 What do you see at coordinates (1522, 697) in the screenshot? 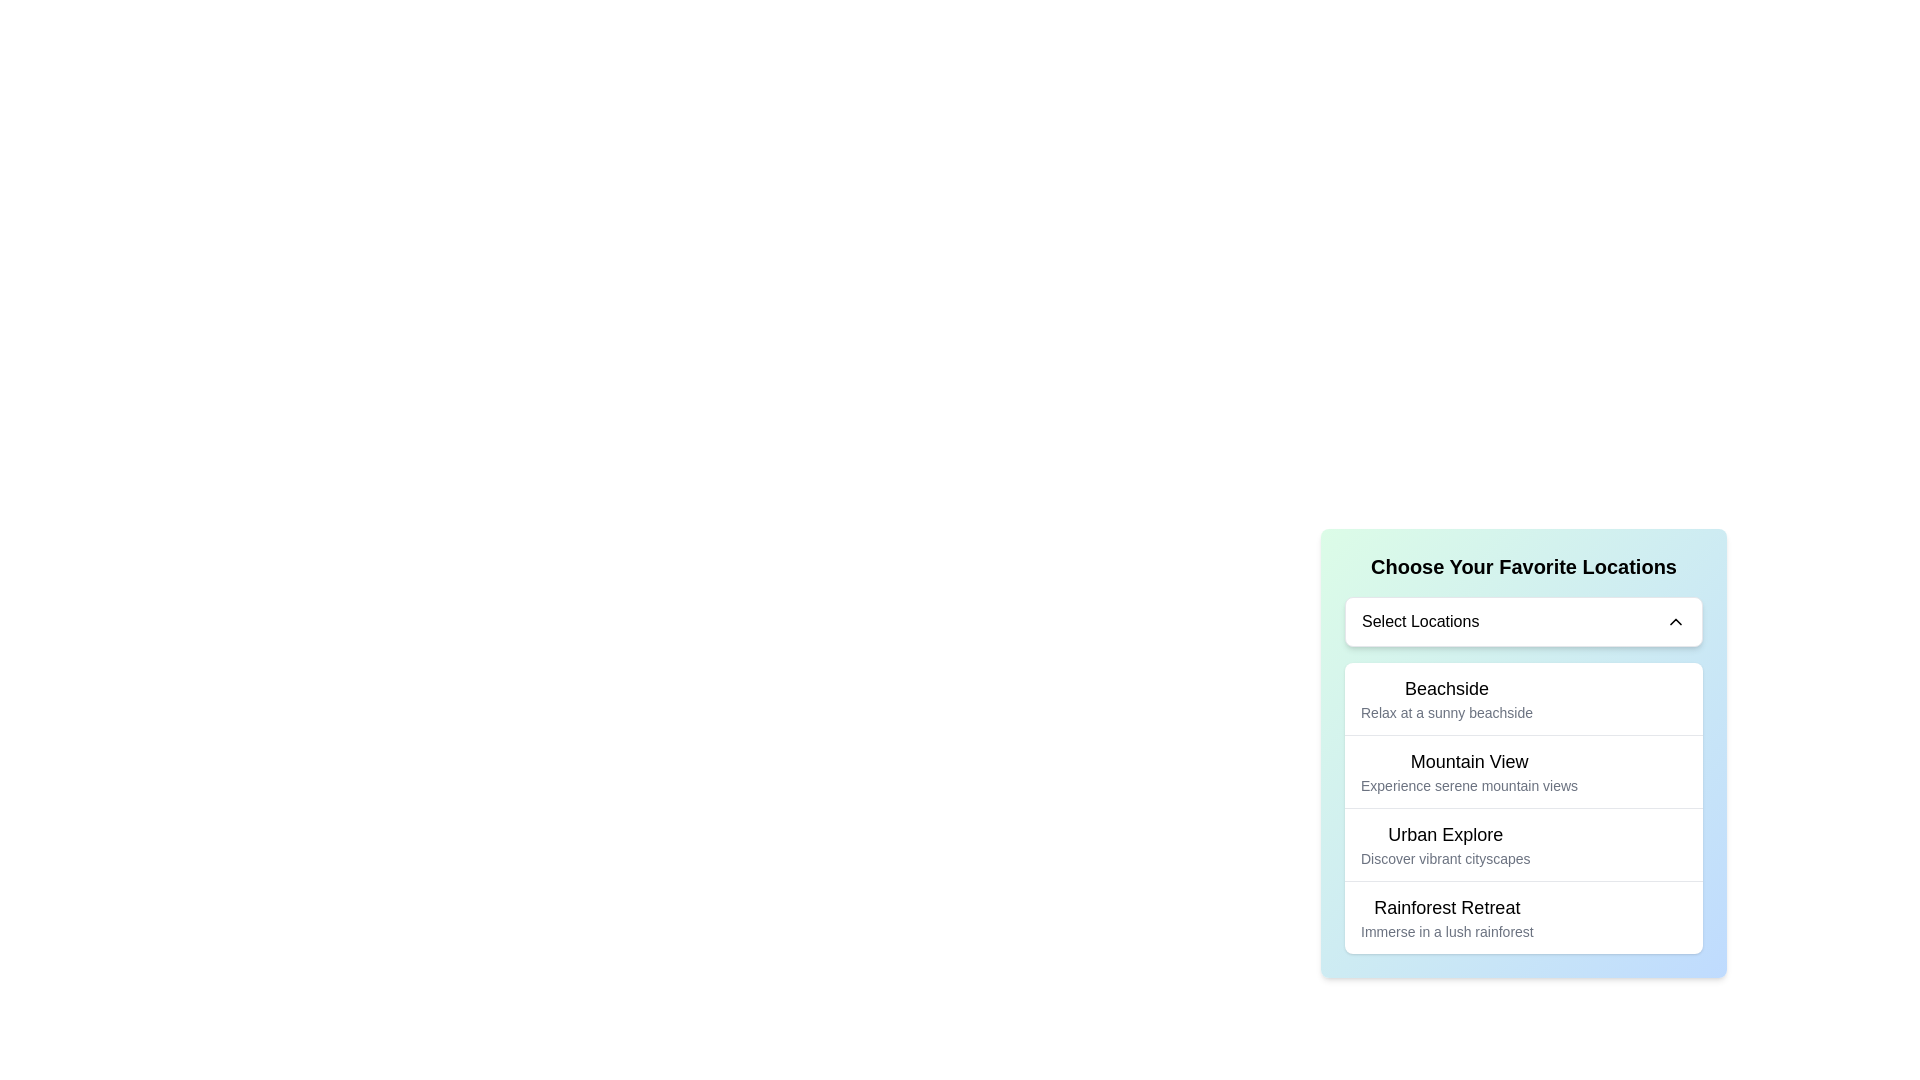
I see `the first List Item titled 'Beachside' that displays a subtitle 'Relax at a sunny beachside', located below the 'Select Locations' dropdown menu` at bounding box center [1522, 697].